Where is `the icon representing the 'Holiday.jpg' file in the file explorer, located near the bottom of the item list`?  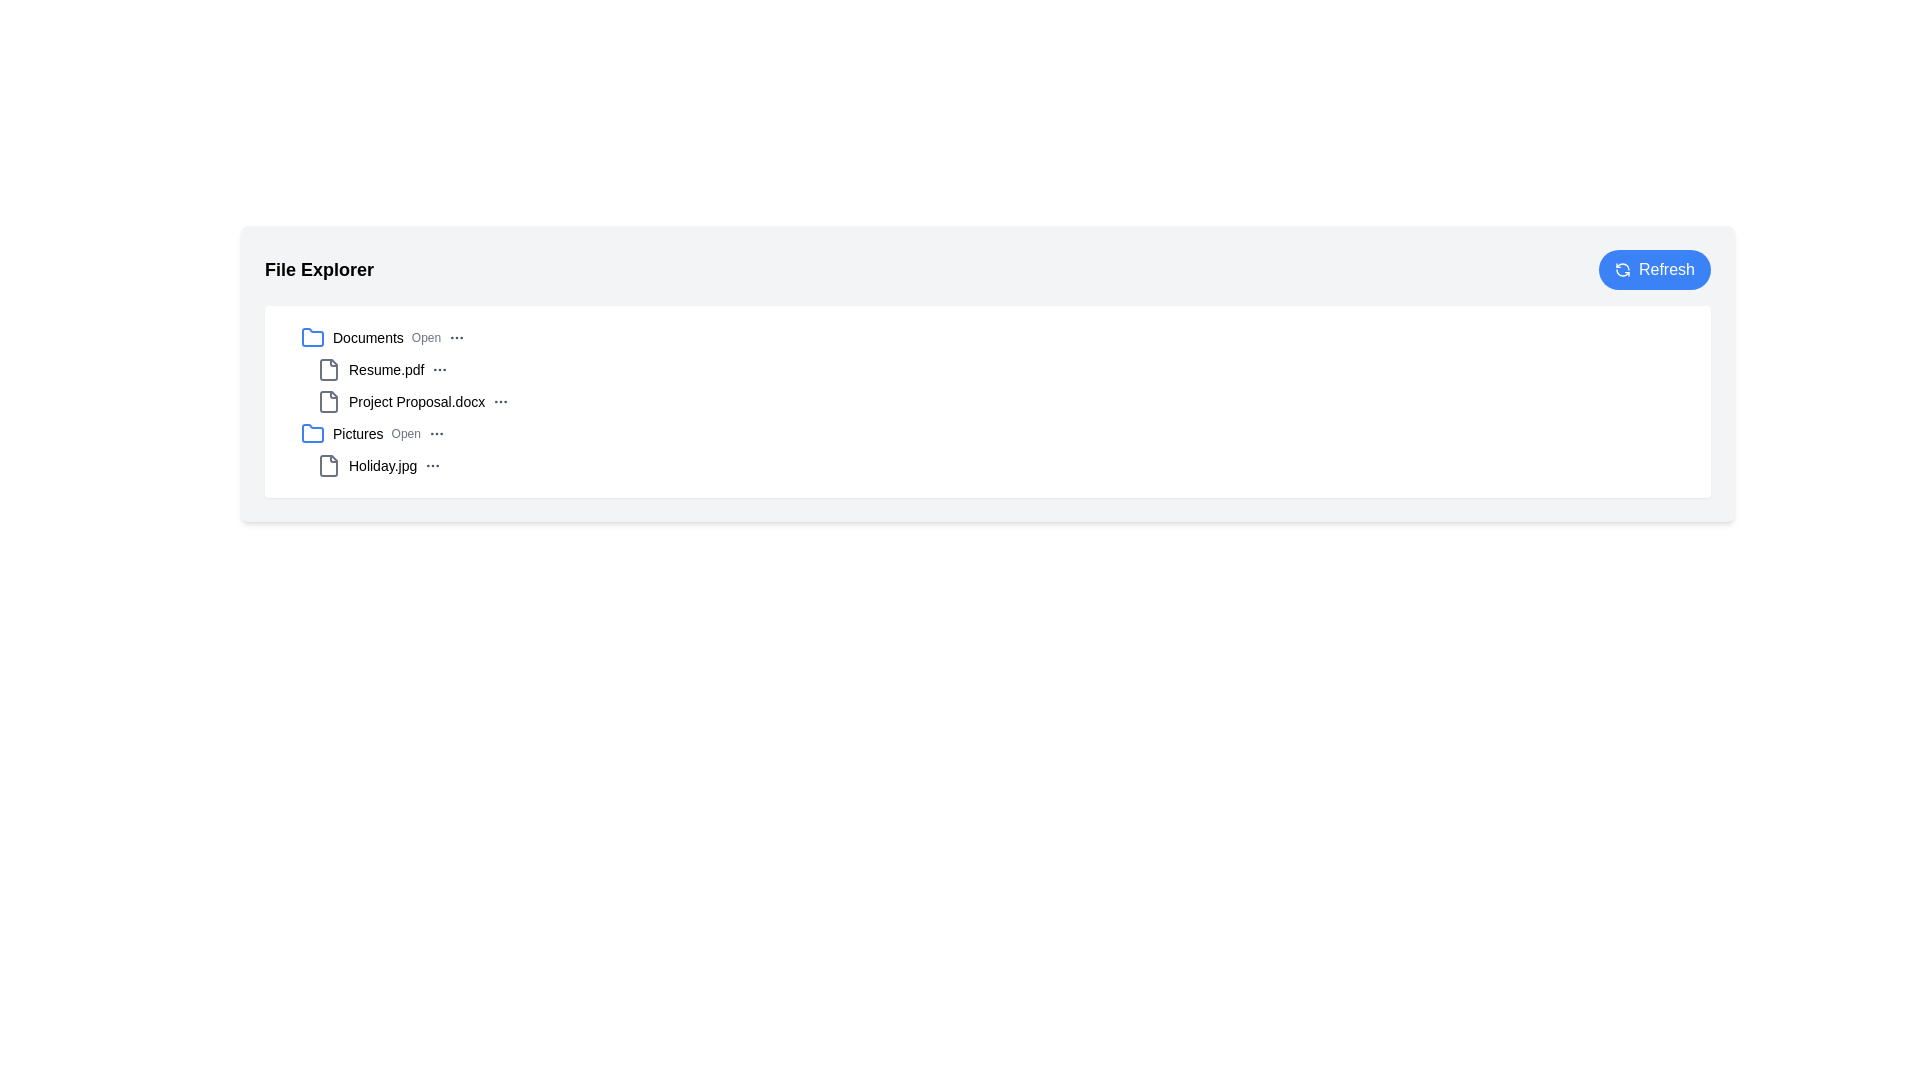 the icon representing the 'Holiday.jpg' file in the file explorer, located near the bottom of the item list is located at coordinates (329, 466).